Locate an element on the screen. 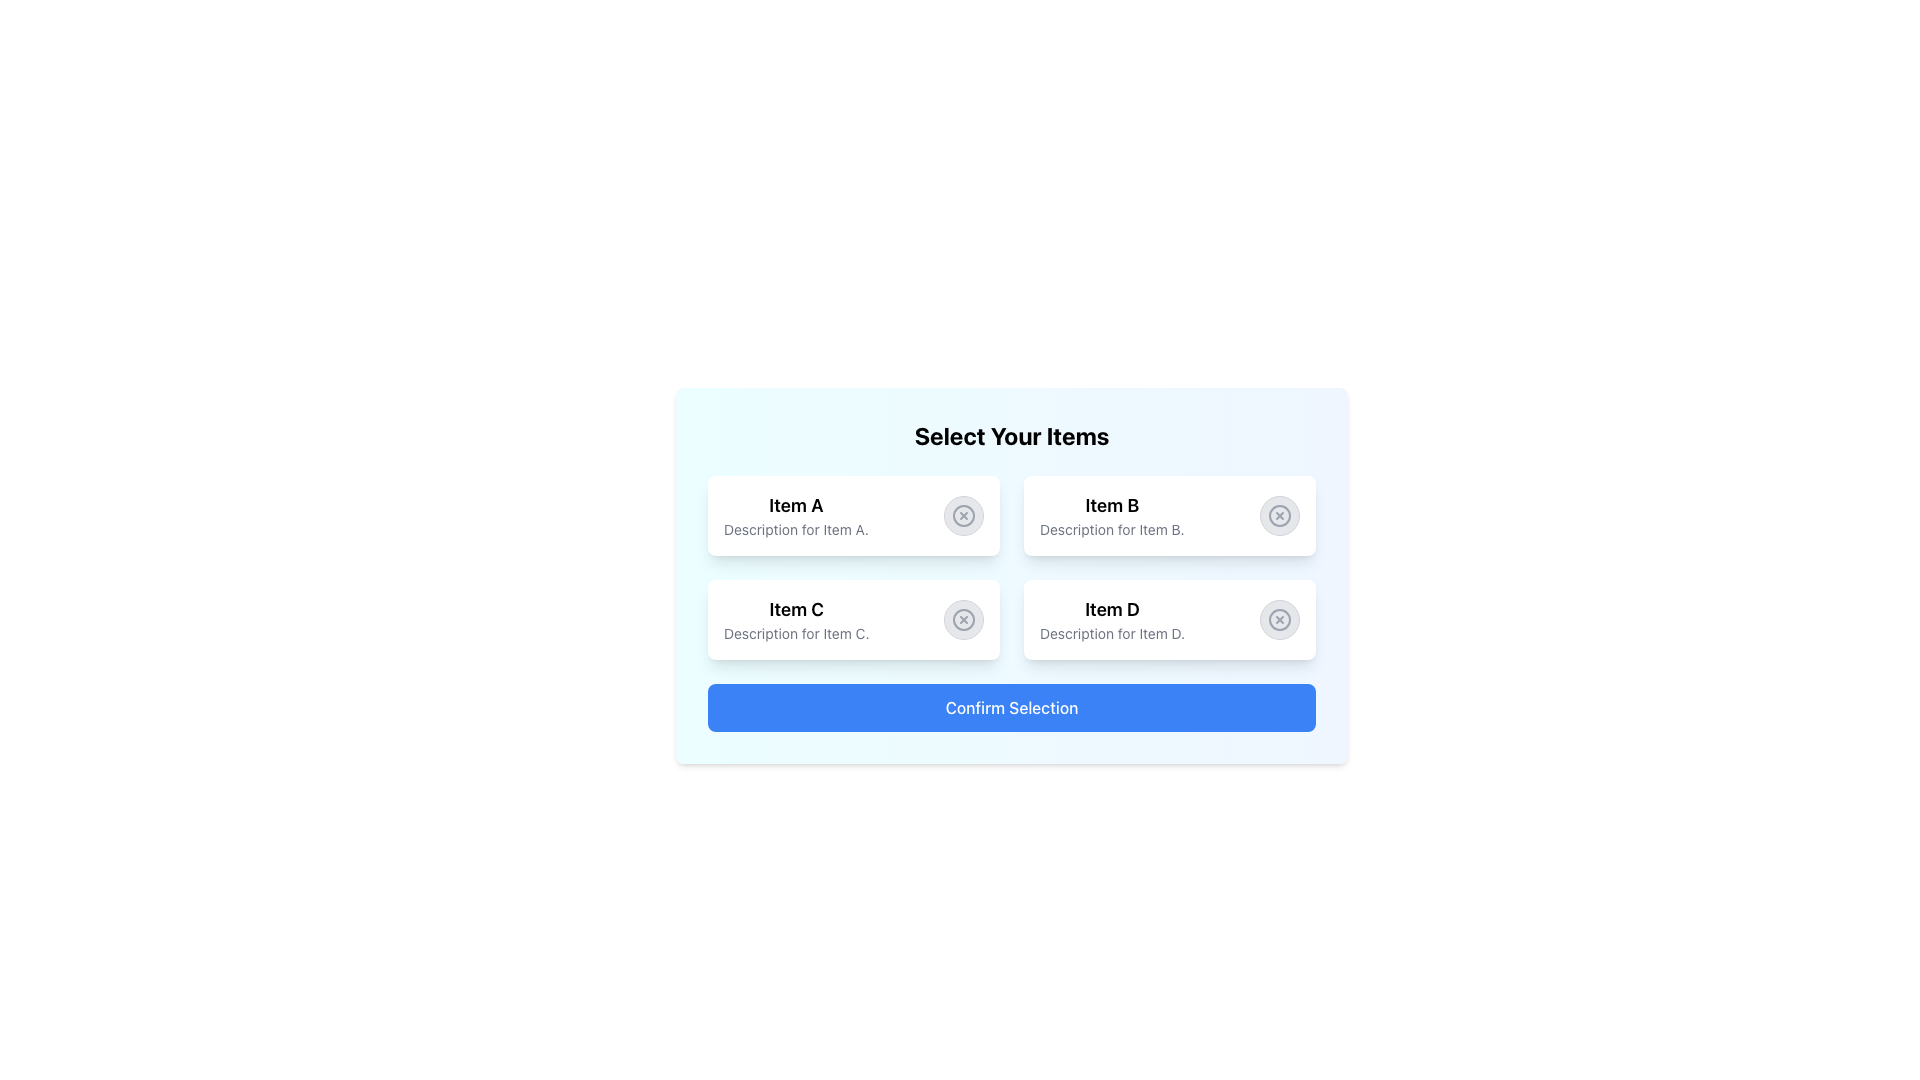 This screenshot has height=1080, width=1920. the non-interactive text label providing information about 'Item B', located beneath the 'Item B' label in the second card of the grid layout within the 'Select Your Items' panel is located at coordinates (1111, 528).